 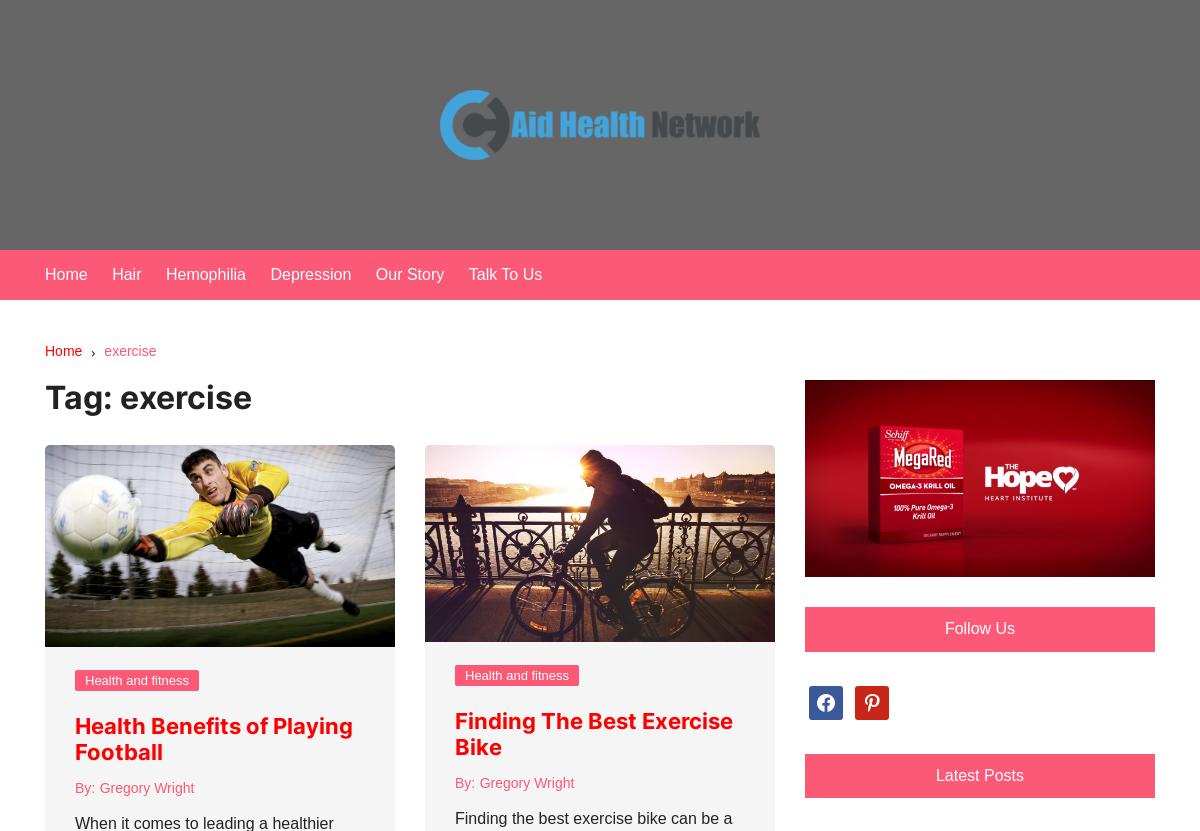 What do you see at coordinates (375, 273) in the screenshot?
I see `'Our Story'` at bounding box center [375, 273].